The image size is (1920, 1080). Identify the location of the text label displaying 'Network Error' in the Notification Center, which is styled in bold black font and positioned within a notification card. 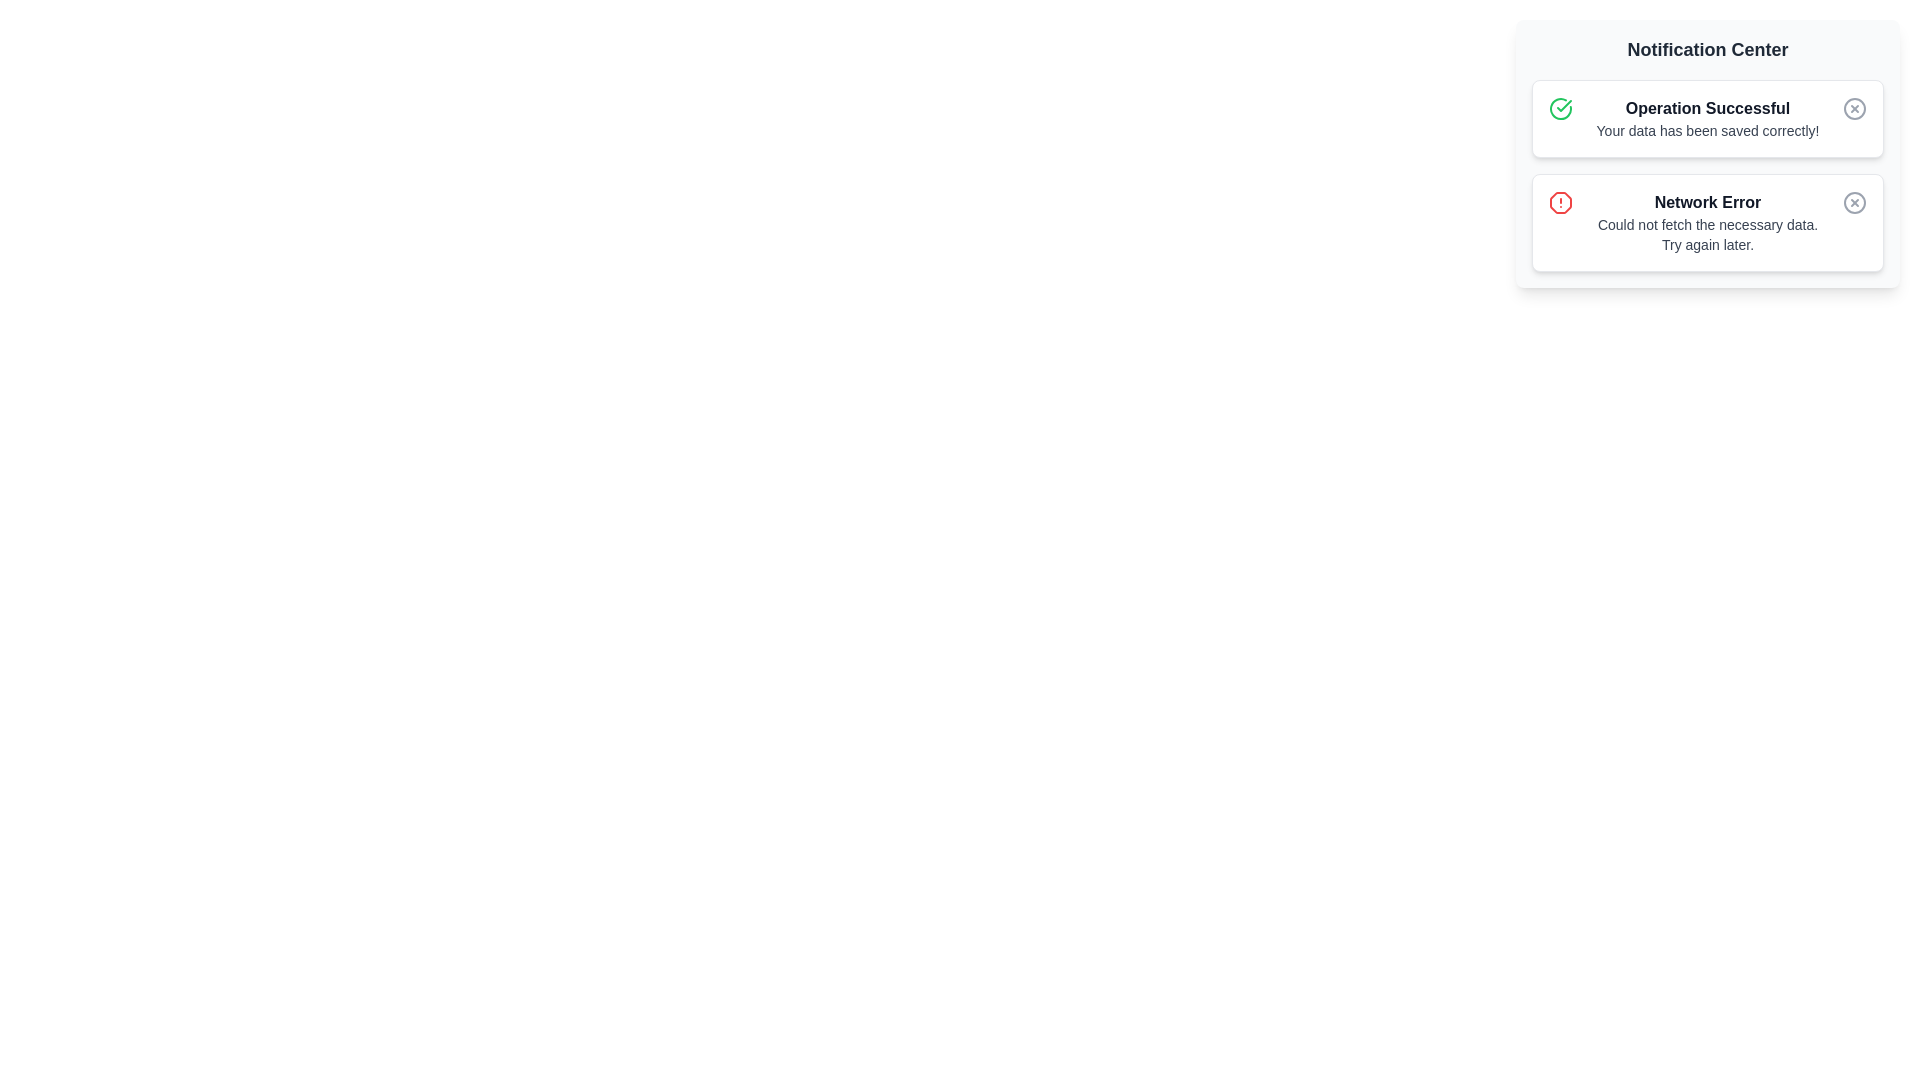
(1707, 203).